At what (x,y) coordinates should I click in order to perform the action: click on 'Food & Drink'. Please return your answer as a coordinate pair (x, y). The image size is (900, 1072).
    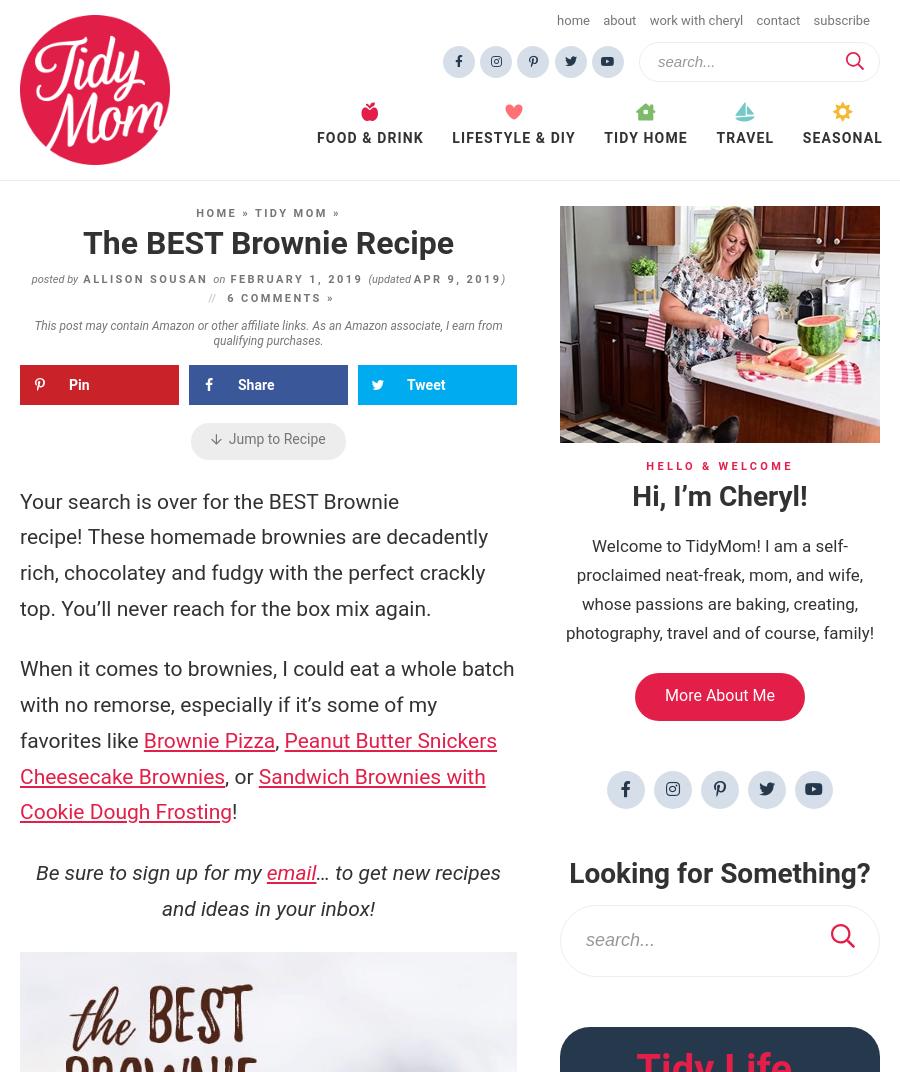
    Looking at the image, I should click on (369, 136).